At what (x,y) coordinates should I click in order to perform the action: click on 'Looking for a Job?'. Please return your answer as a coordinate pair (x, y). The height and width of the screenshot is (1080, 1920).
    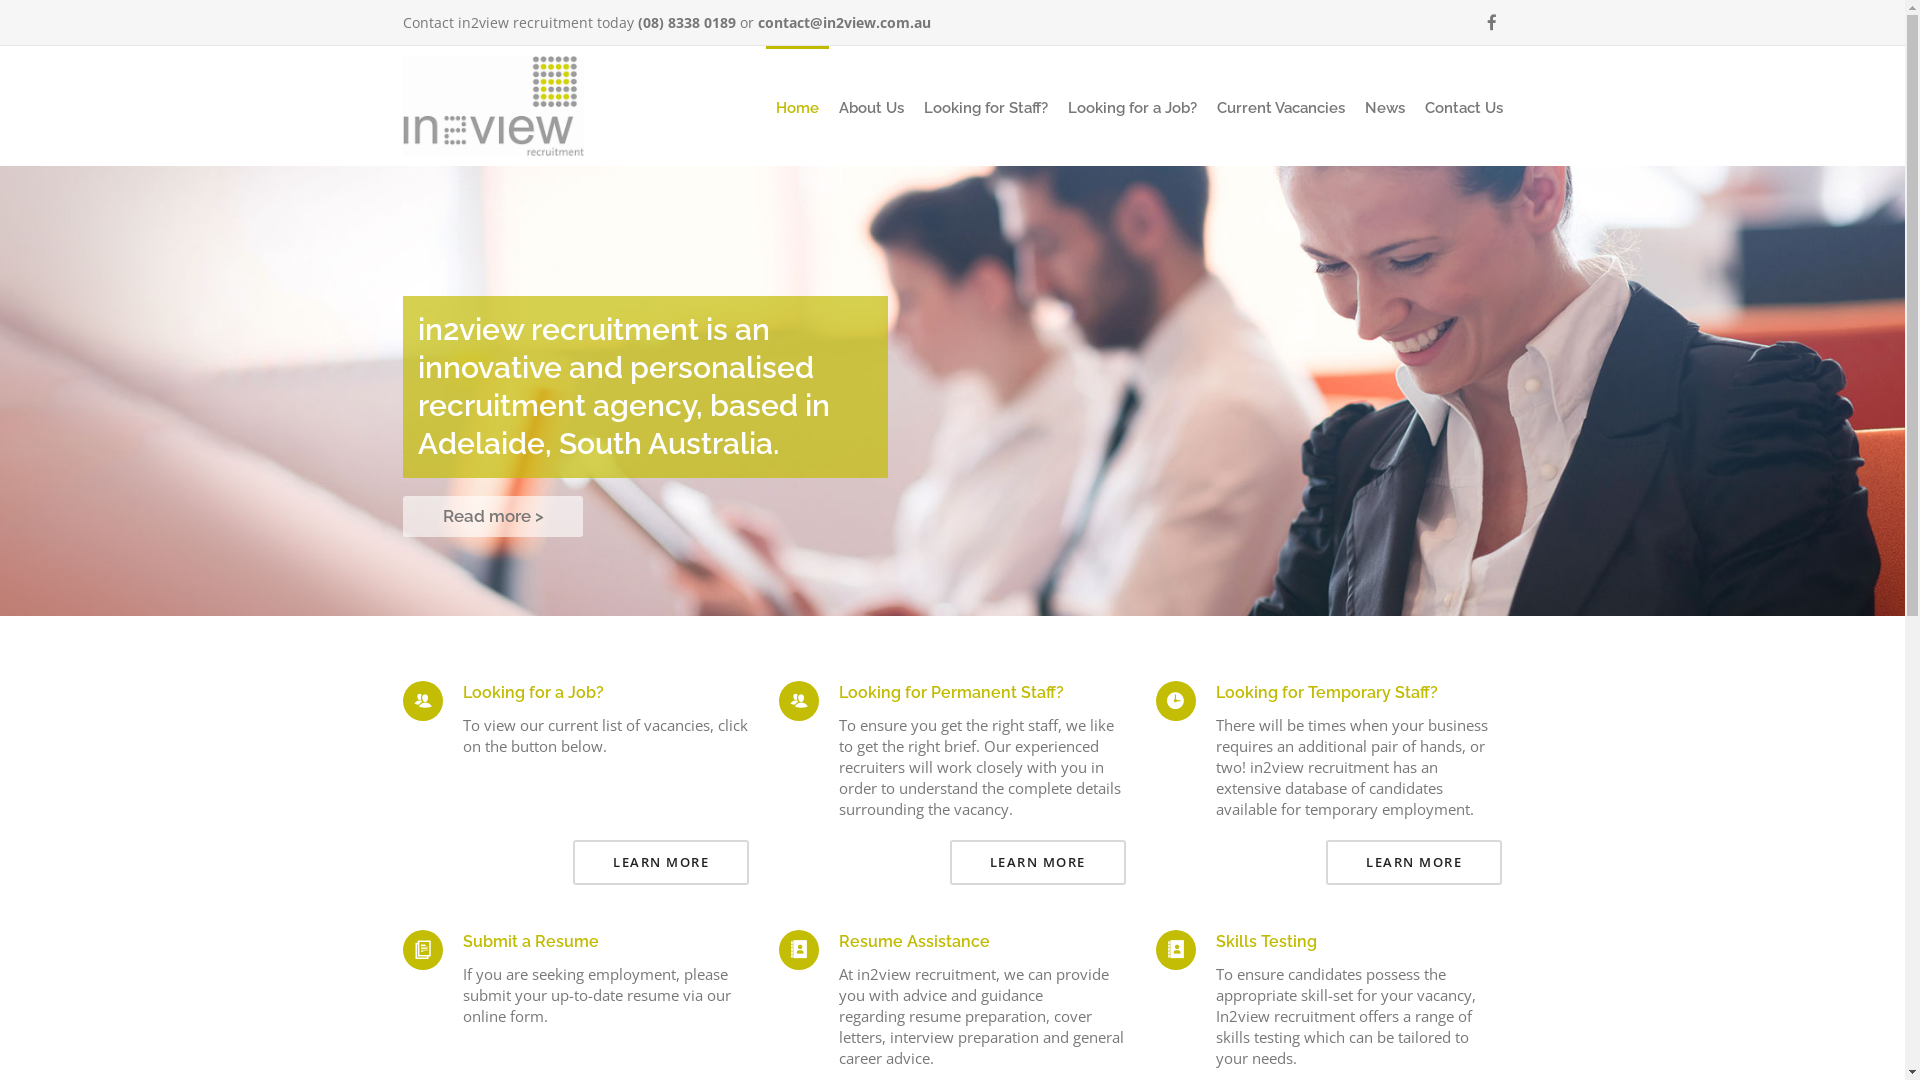
    Looking at the image, I should click on (532, 691).